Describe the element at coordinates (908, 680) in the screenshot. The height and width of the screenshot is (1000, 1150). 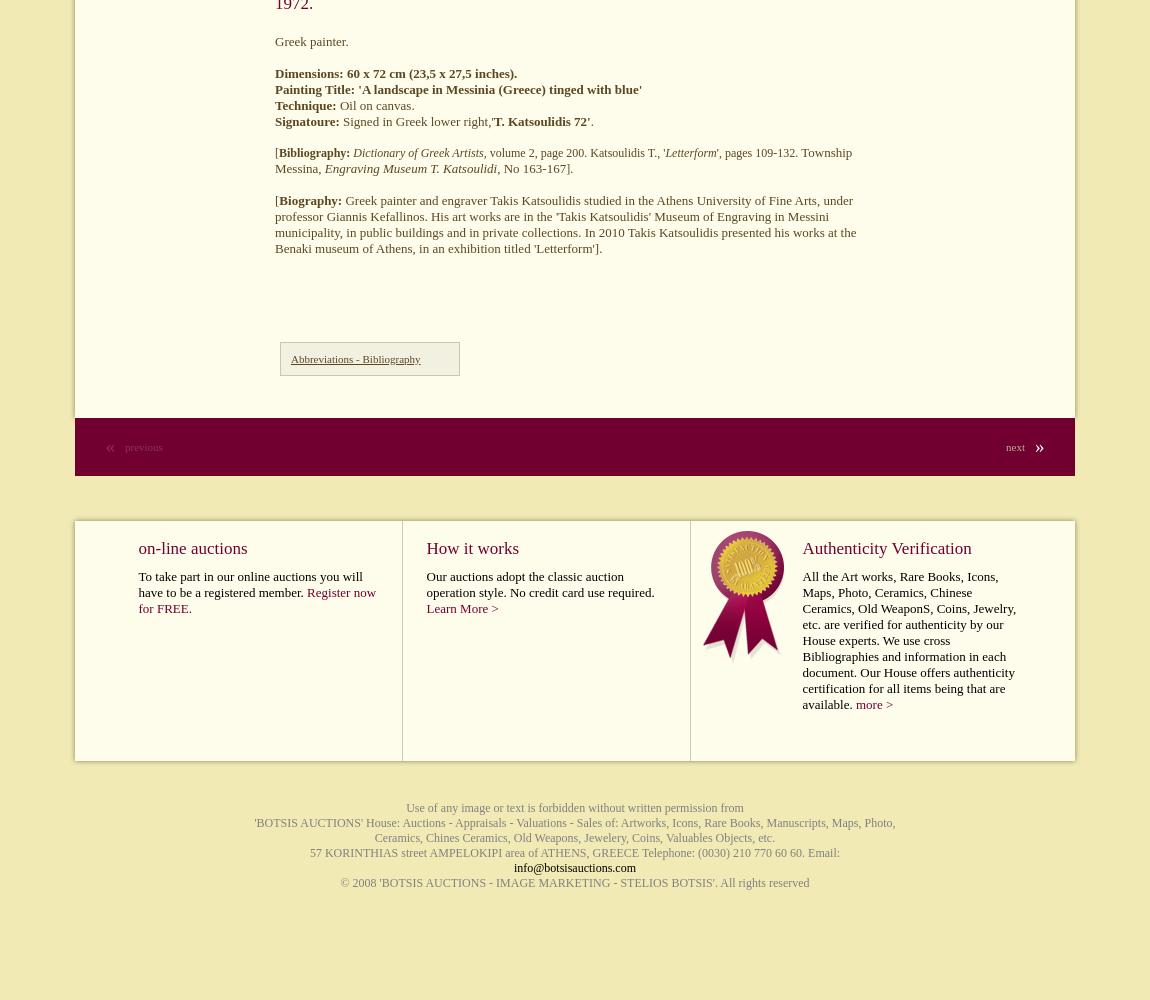
I see `'Our House offers authenticity certification for'` at that location.